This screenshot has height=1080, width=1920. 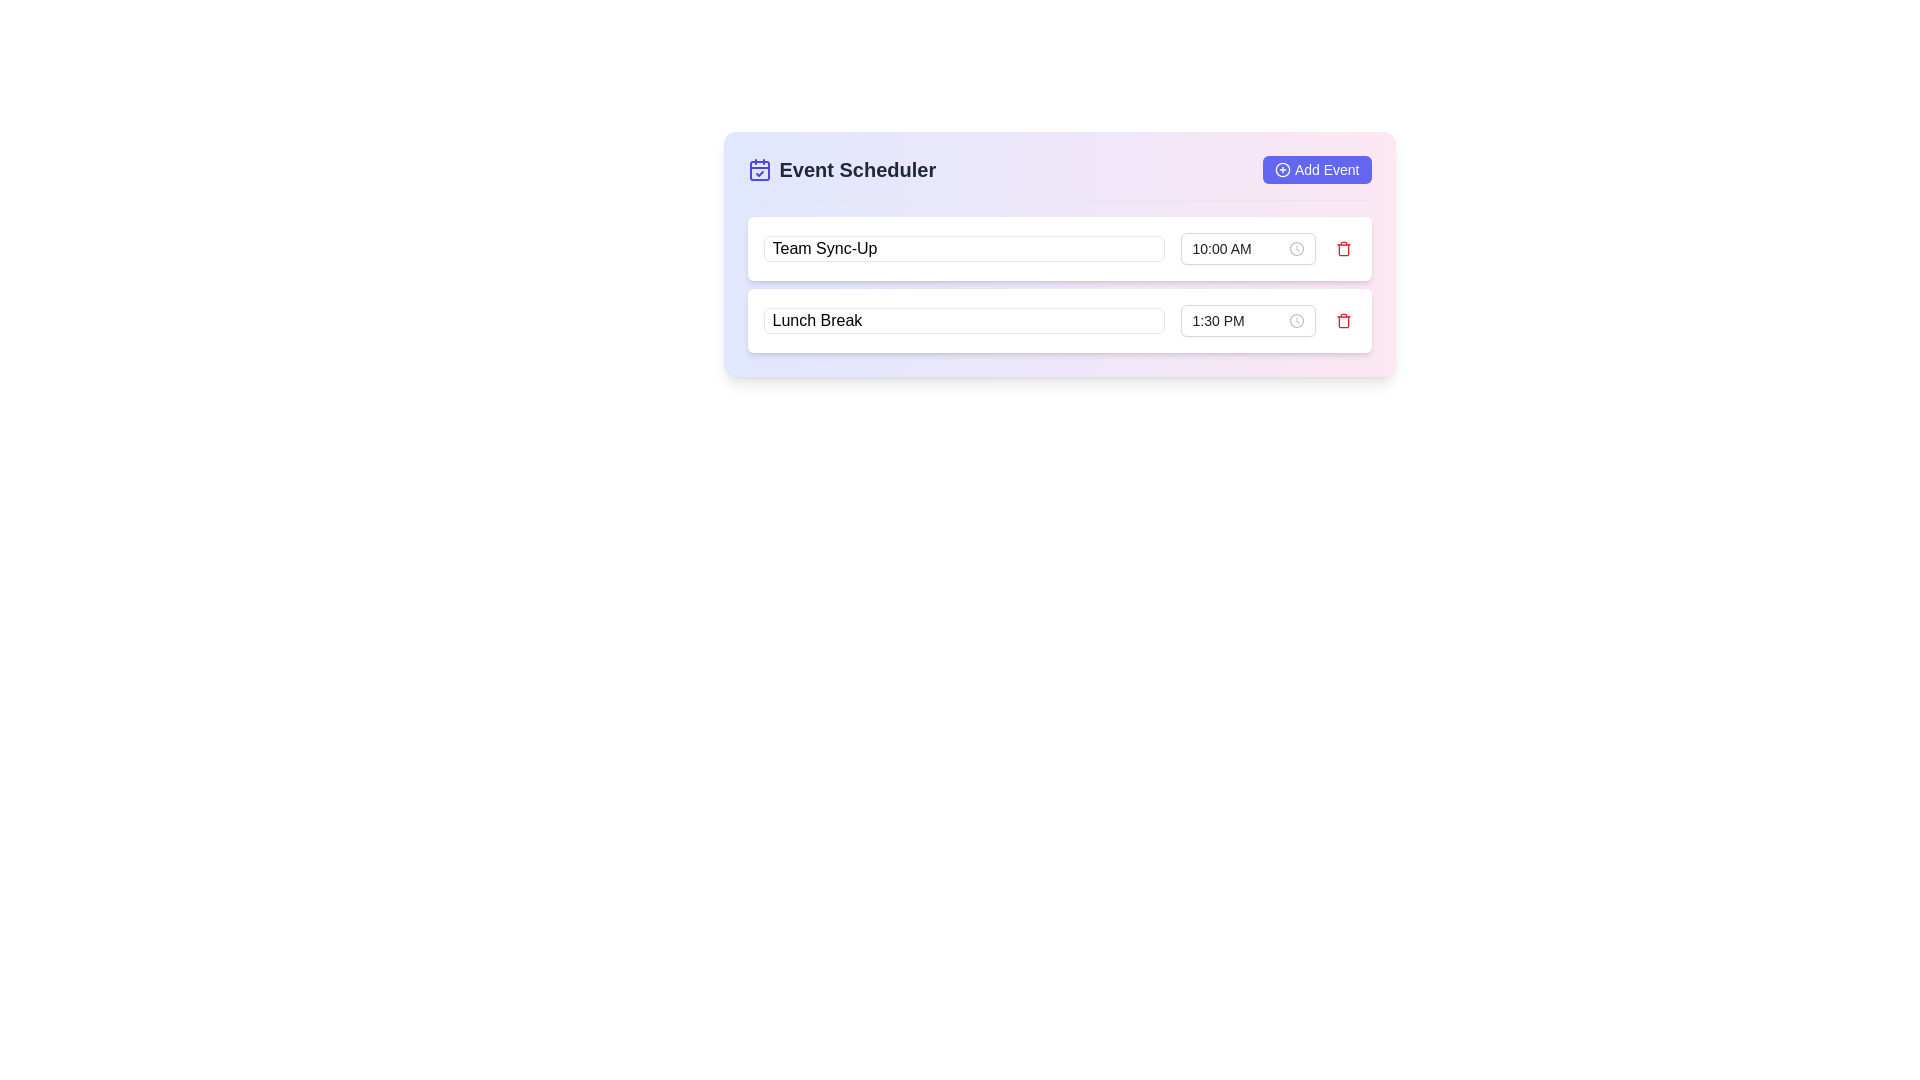 I want to click on a time using the time picker in the Composite UI Component for 'Lunch Break' located in the second row below 'Team Sync-Up', so click(x=1058, y=319).